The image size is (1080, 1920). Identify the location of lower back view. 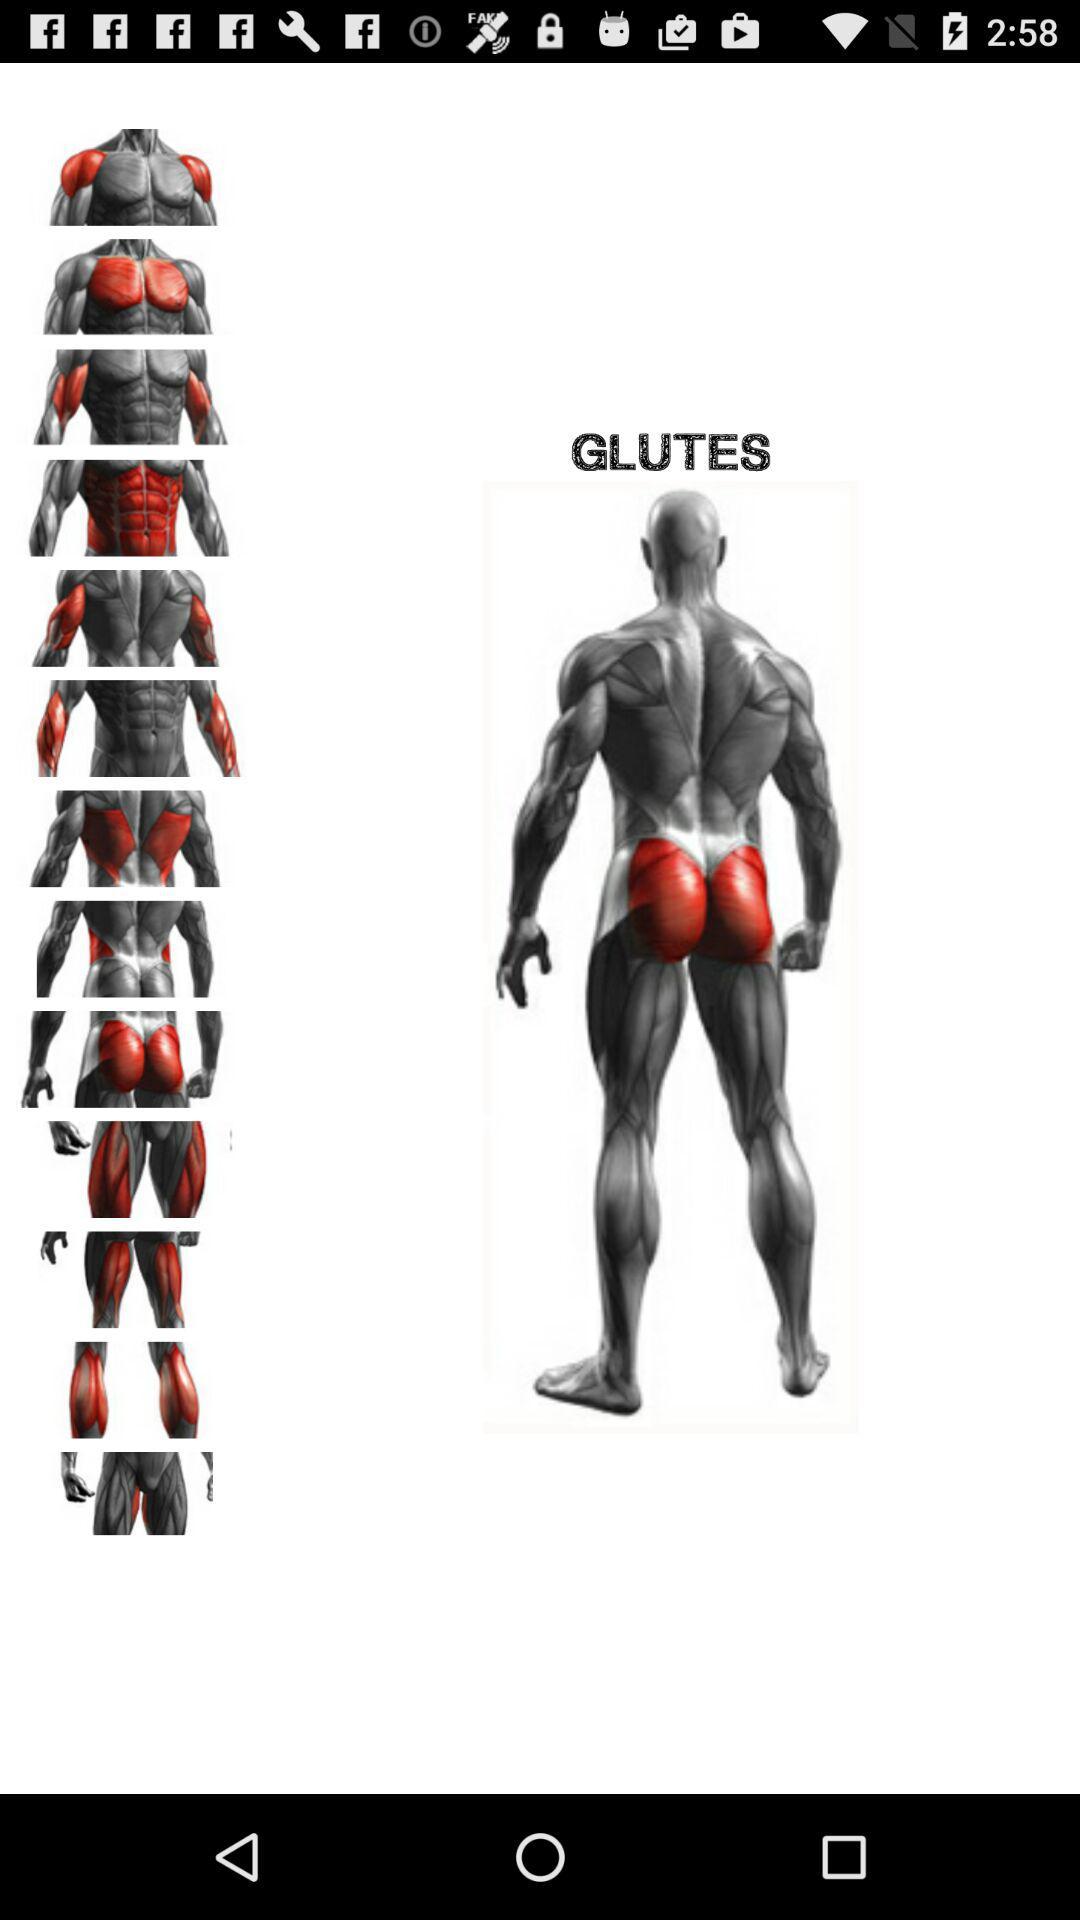
(131, 941).